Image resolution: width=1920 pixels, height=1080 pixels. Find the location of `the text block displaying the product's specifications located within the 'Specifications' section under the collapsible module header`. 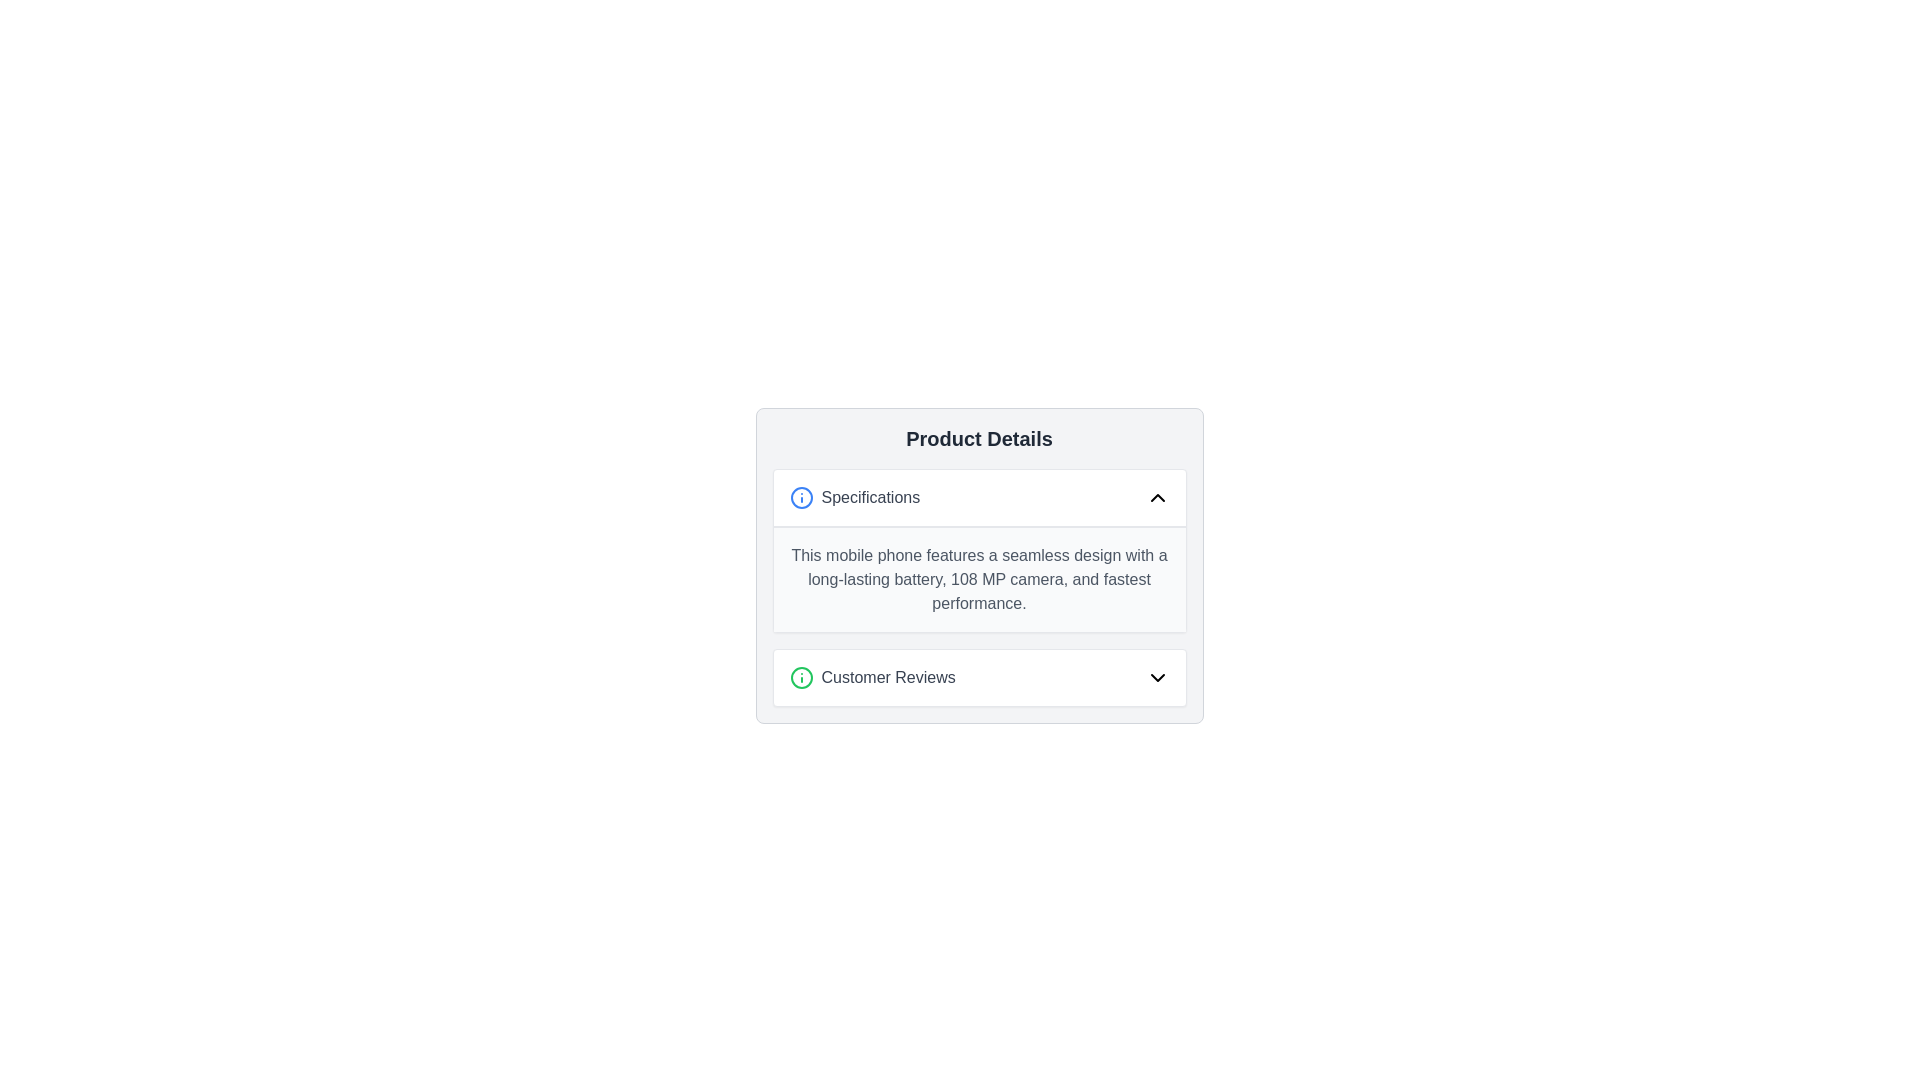

the text block displaying the product's specifications located within the 'Specifications' section under the collapsible module header is located at coordinates (979, 578).